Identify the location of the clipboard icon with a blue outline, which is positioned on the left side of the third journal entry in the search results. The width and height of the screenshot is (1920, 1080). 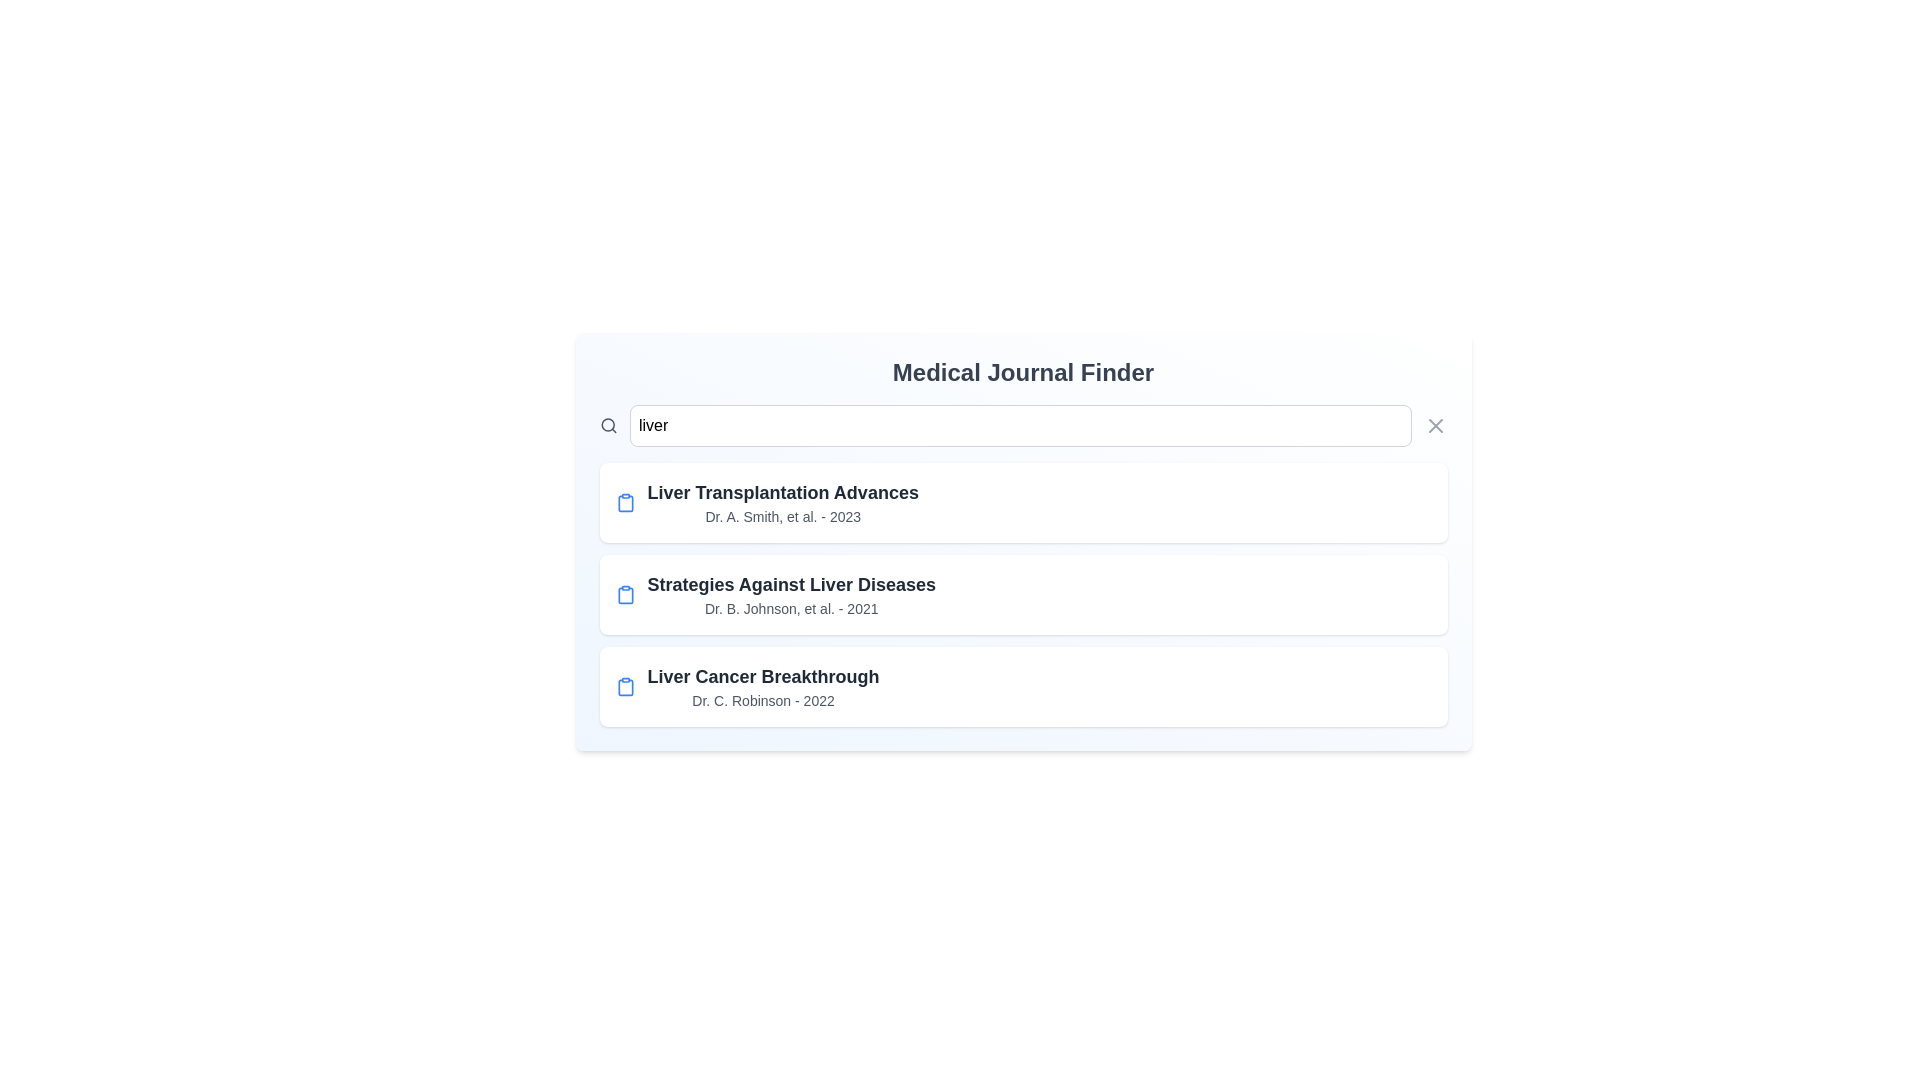
(624, 686).